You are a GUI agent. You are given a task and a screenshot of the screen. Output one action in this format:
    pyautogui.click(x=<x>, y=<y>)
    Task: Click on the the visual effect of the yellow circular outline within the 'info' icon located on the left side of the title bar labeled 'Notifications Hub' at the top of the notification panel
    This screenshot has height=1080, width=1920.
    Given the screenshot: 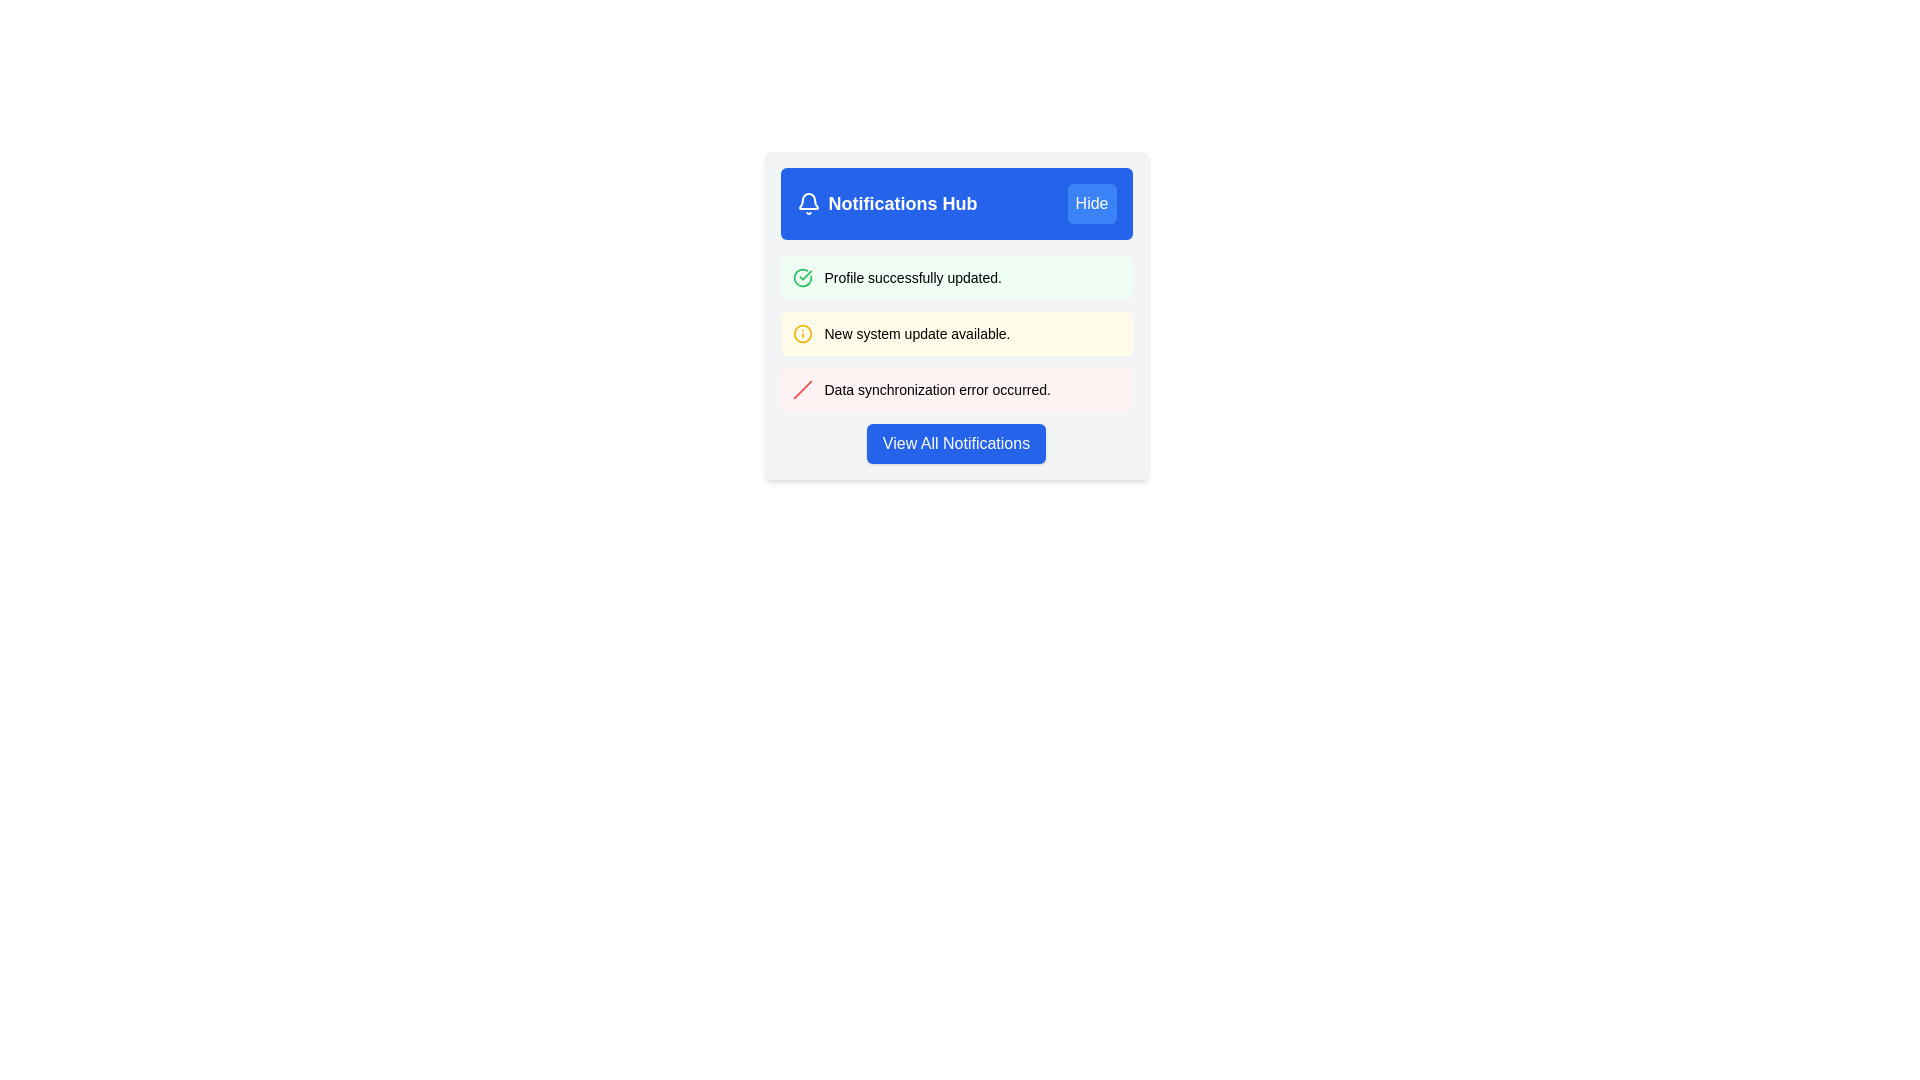 What is the action you would take?
    pyautogui.click(x=802, y=333)
    